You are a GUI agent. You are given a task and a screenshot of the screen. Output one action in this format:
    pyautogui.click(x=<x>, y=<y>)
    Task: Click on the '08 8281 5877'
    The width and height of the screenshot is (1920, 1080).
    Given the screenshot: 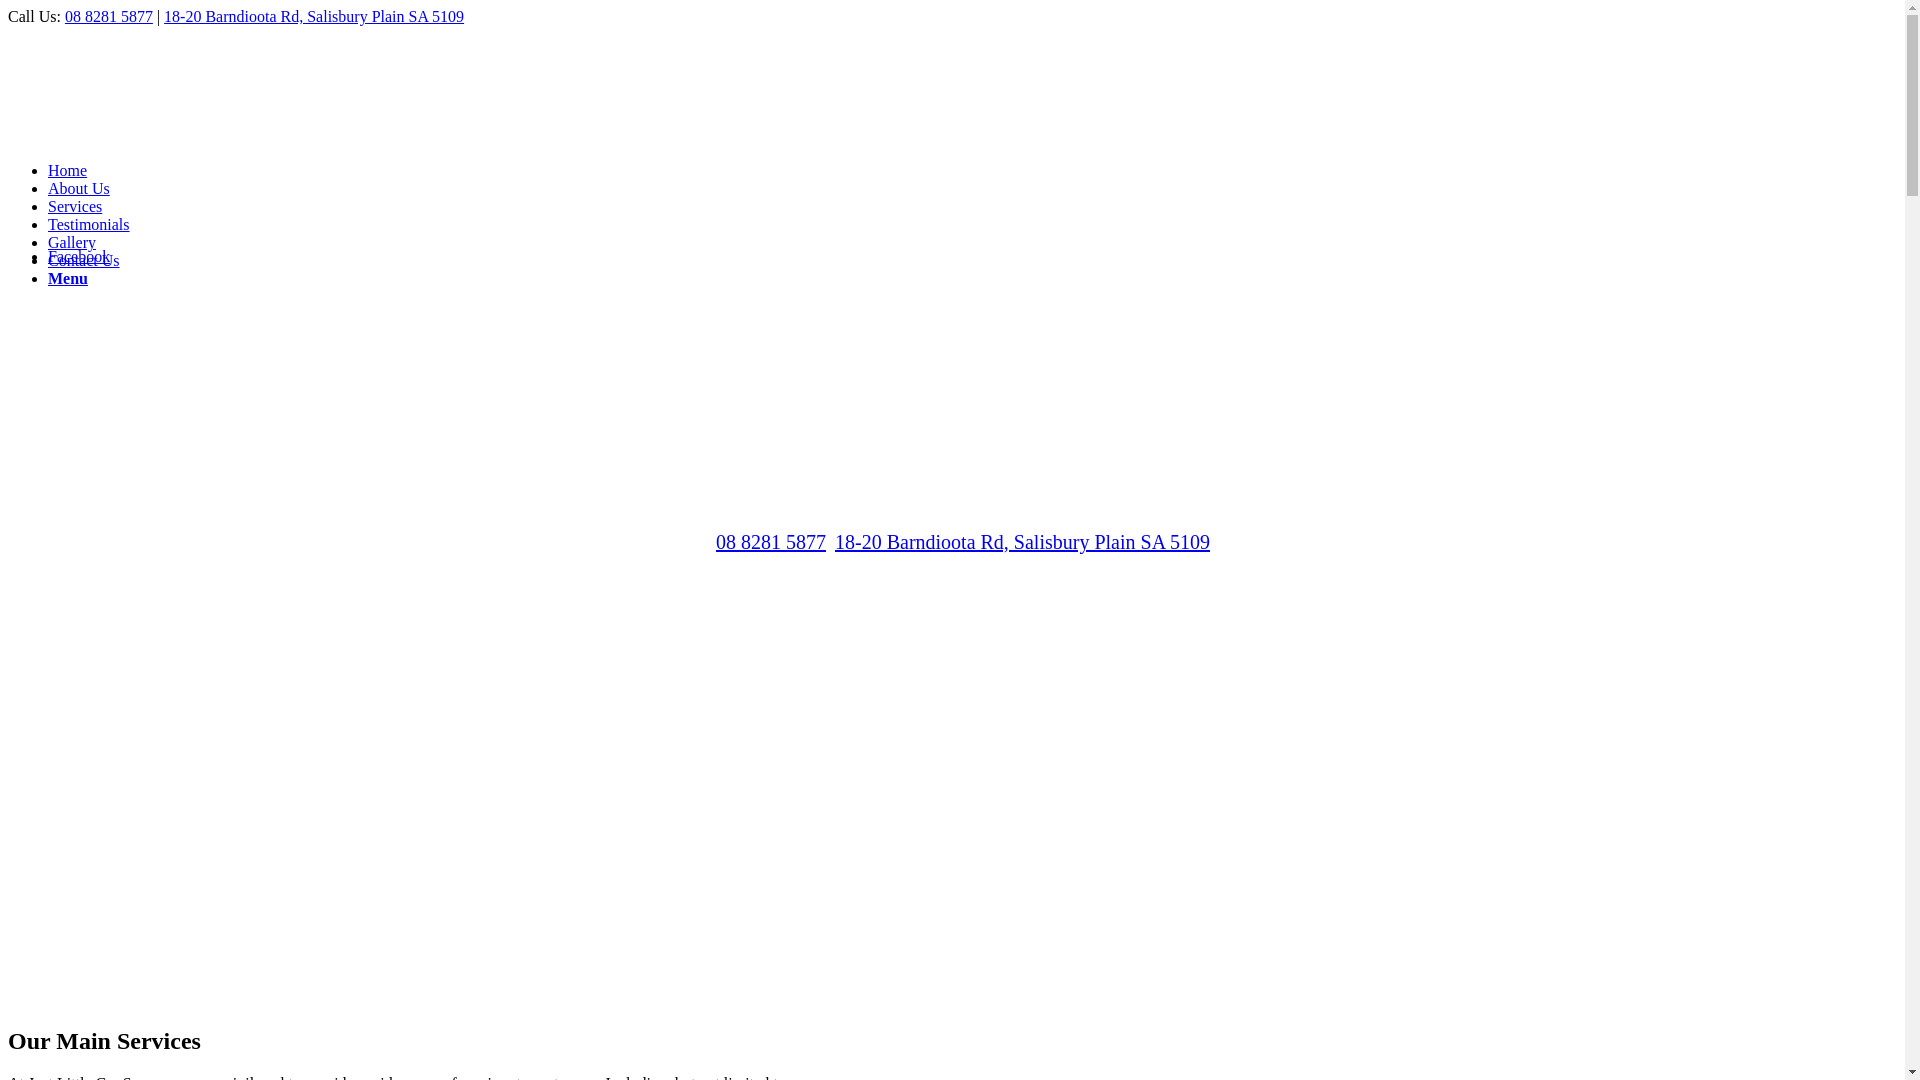 What is the action you would take?
    pyautogui.click(x=715, y=542)
    